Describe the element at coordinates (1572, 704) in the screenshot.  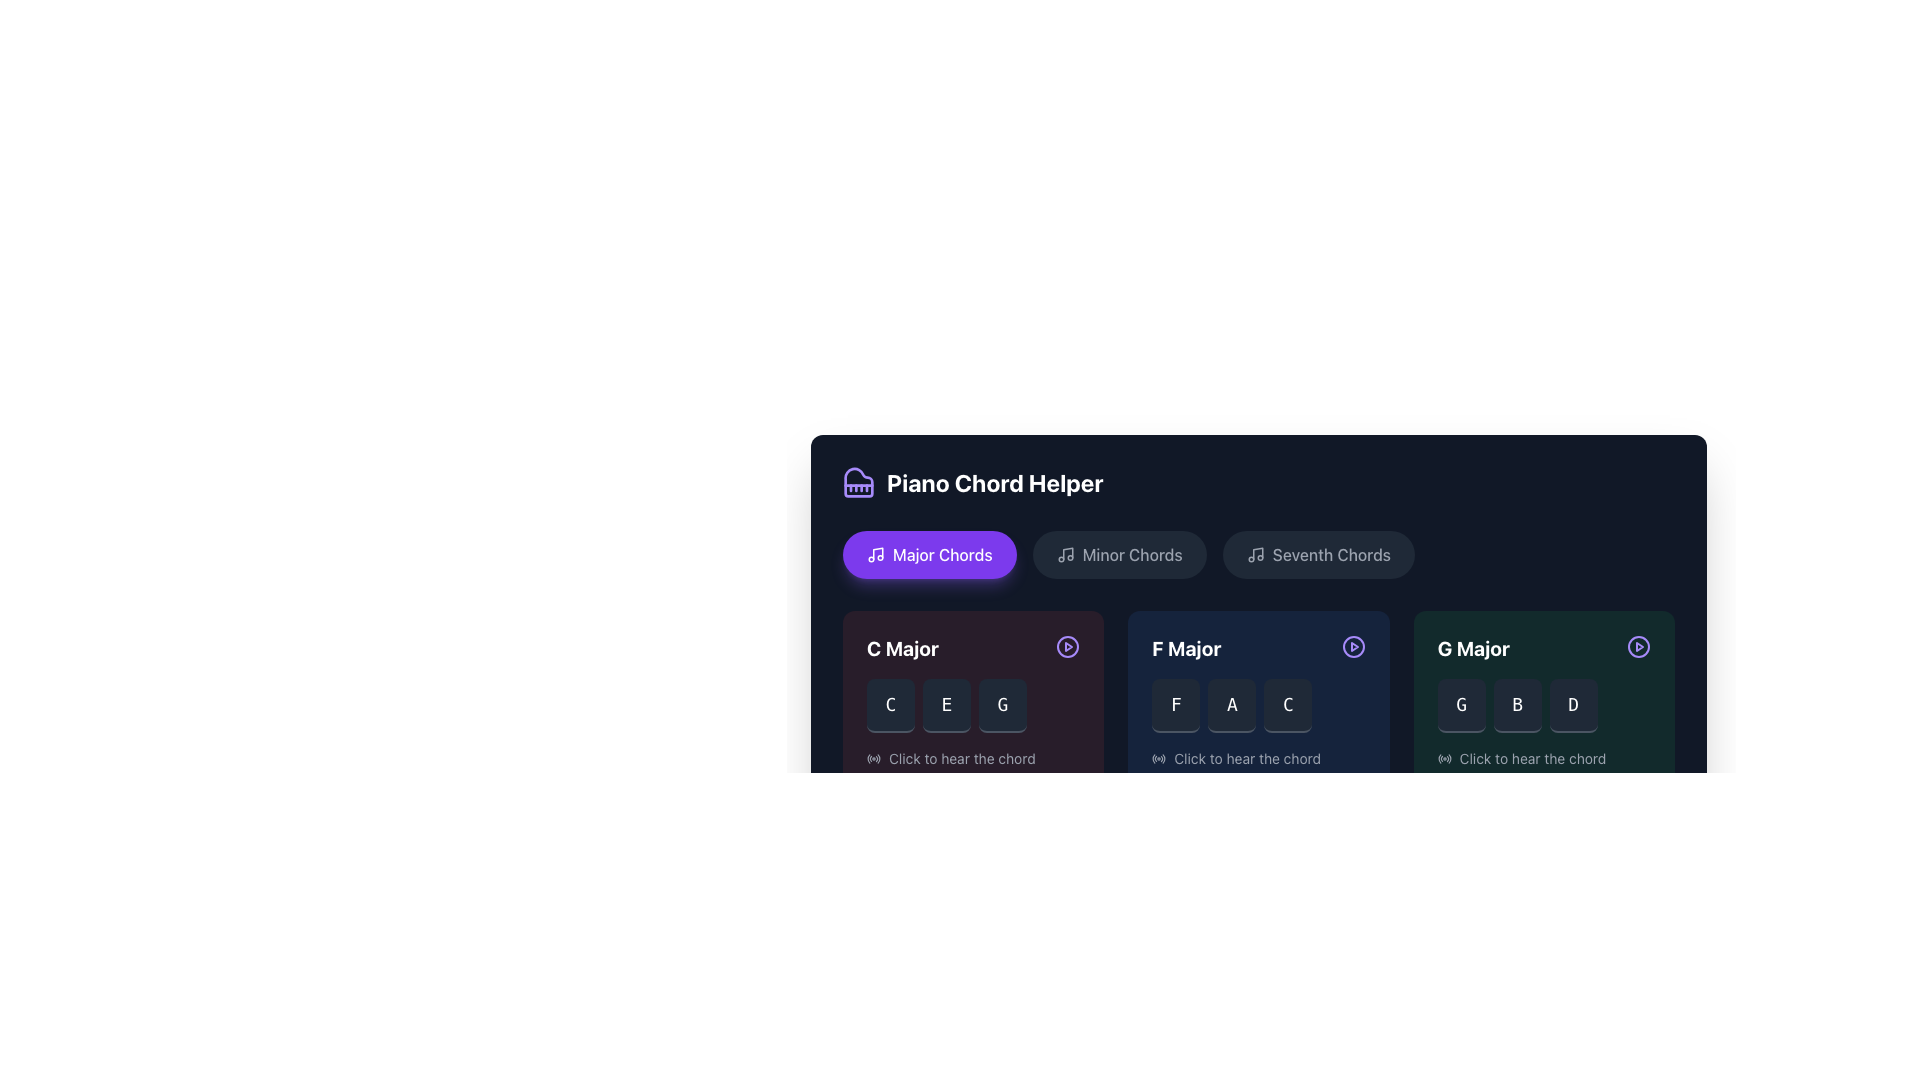
I see `the dark gray button labeled 'D' with rounded corners, which is the third button in the horizontal sequence of three within the 'G Major' group` at that location.